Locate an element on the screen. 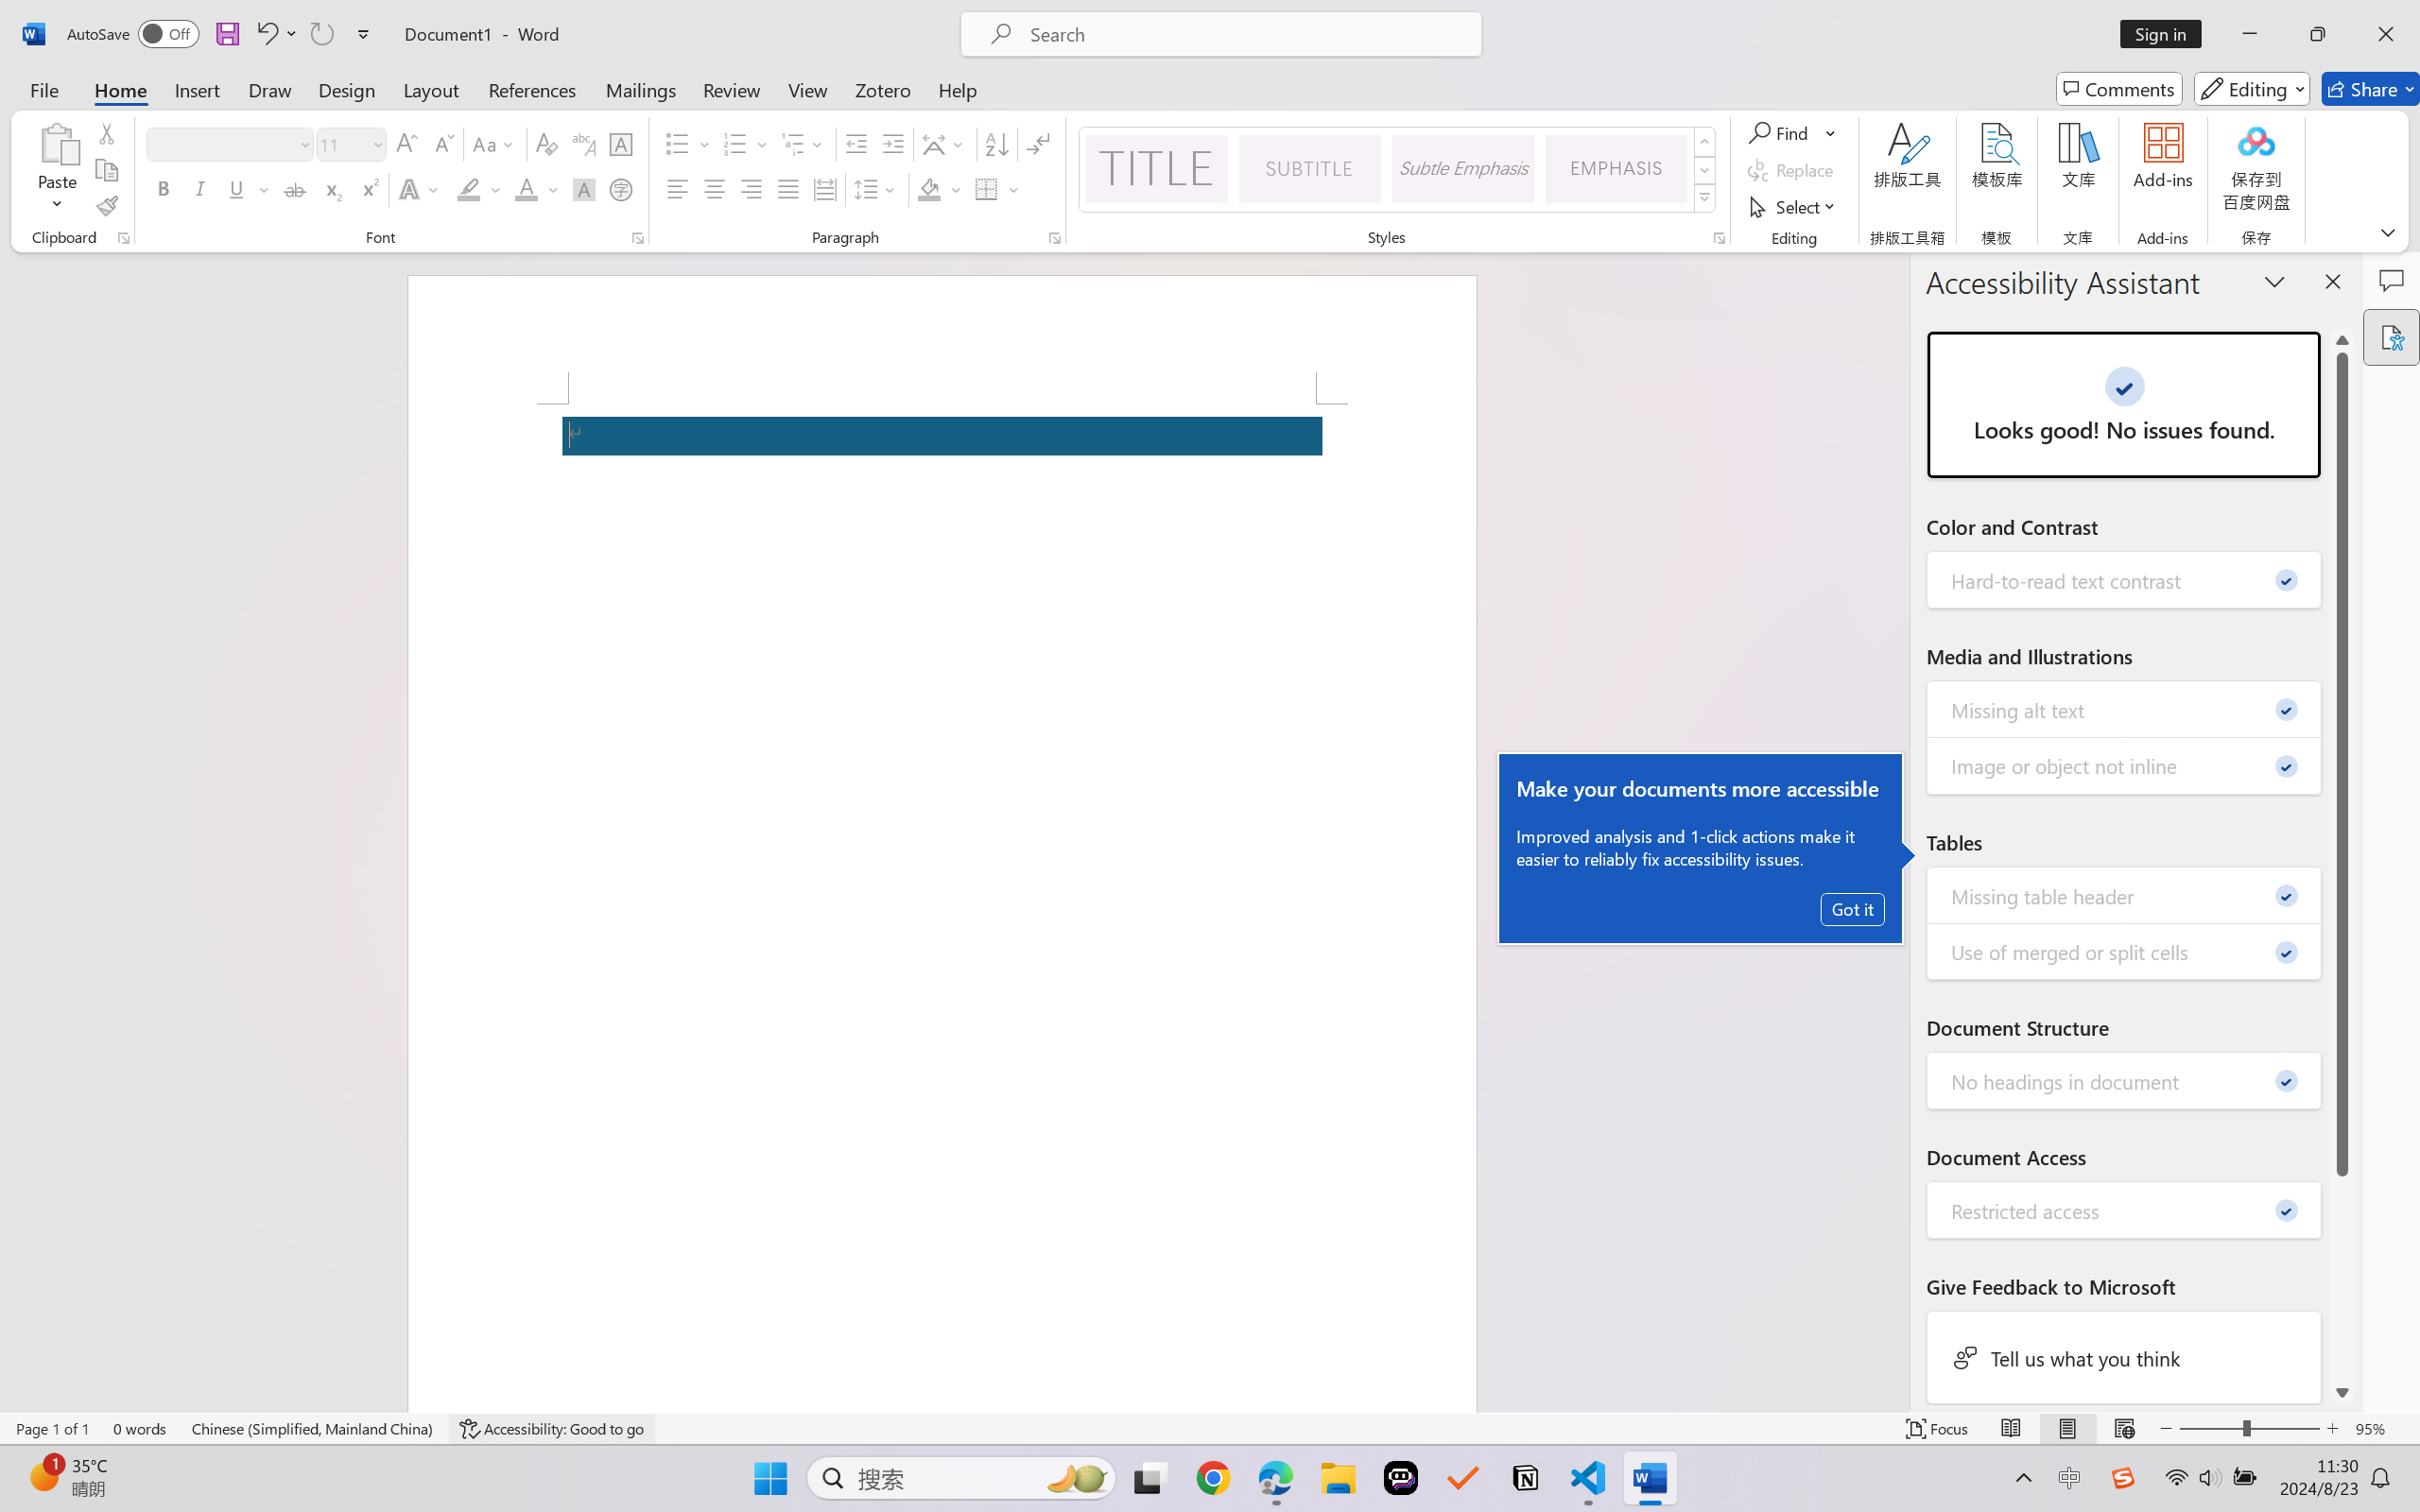  'Line down' is located at coordinates (2342, 1391).